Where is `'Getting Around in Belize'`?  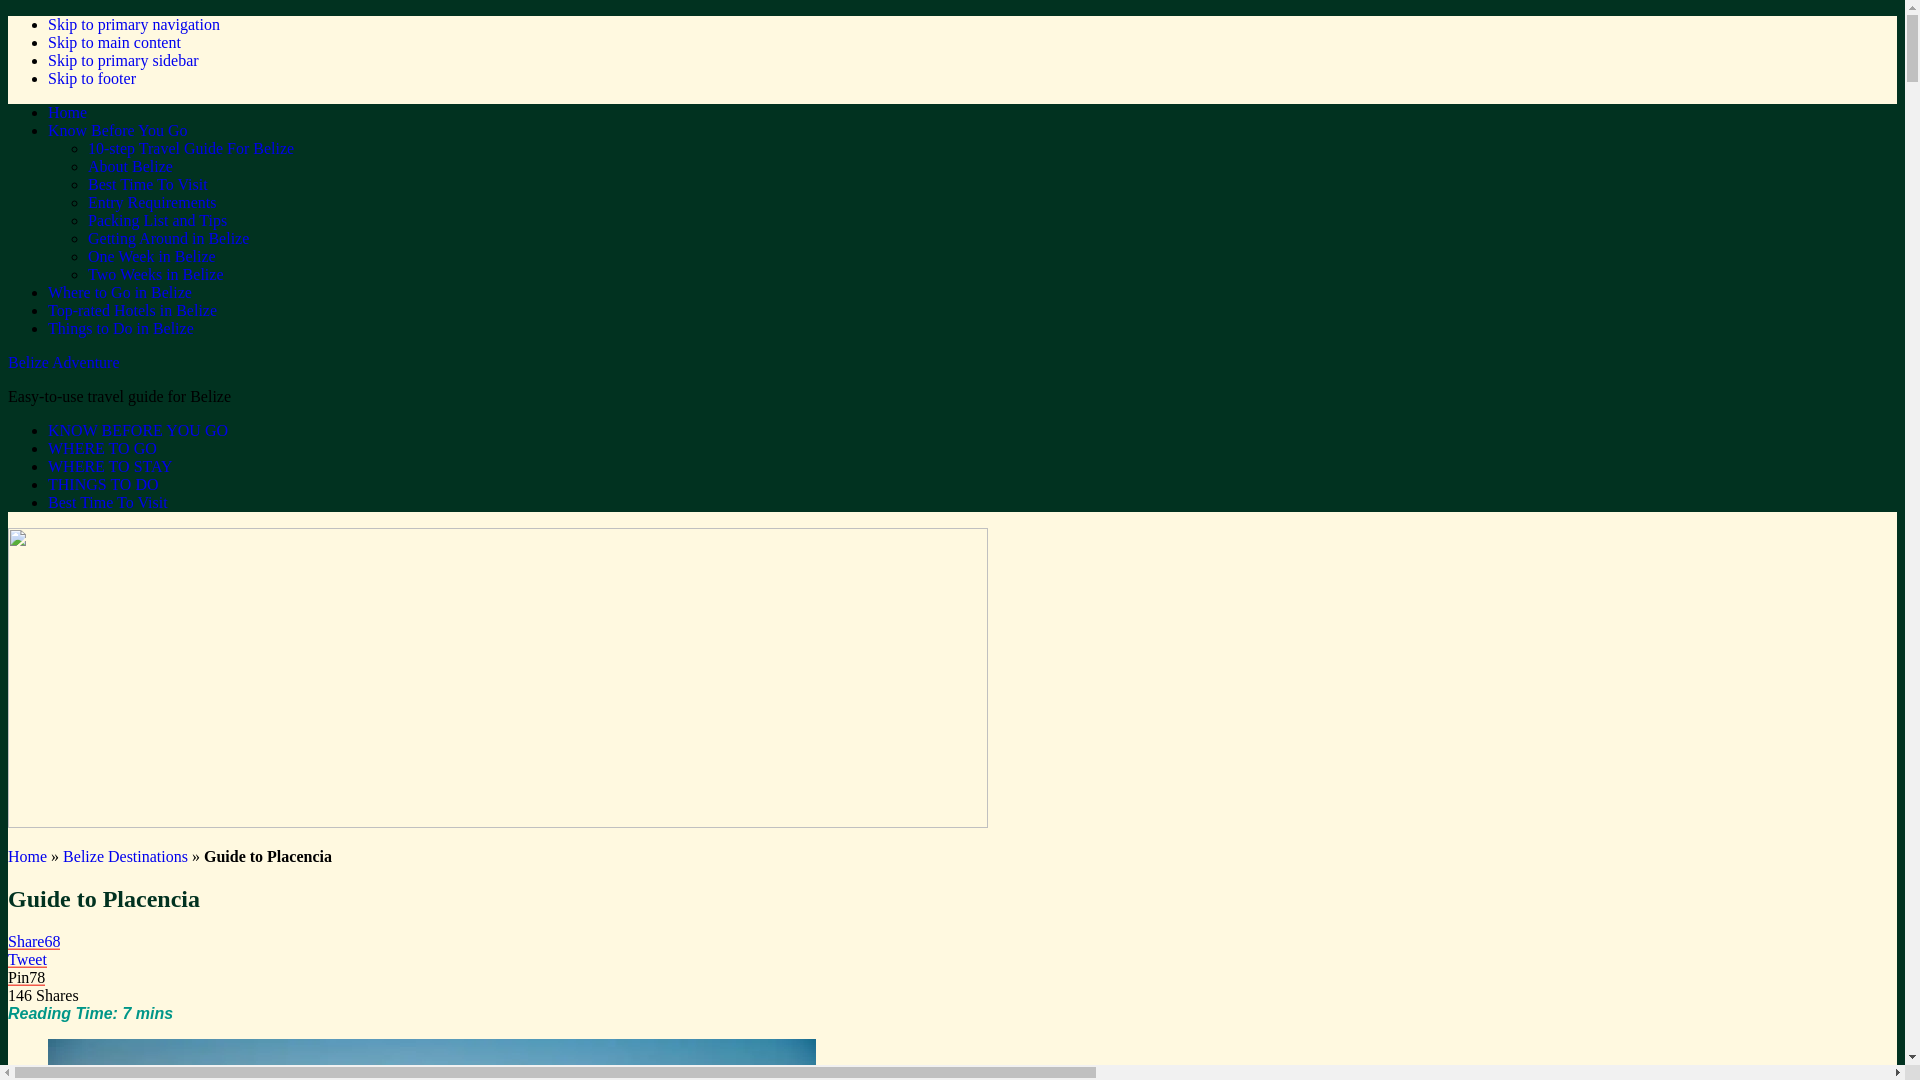 'Getting Around in Belize' is located at coordinates (168, 237).